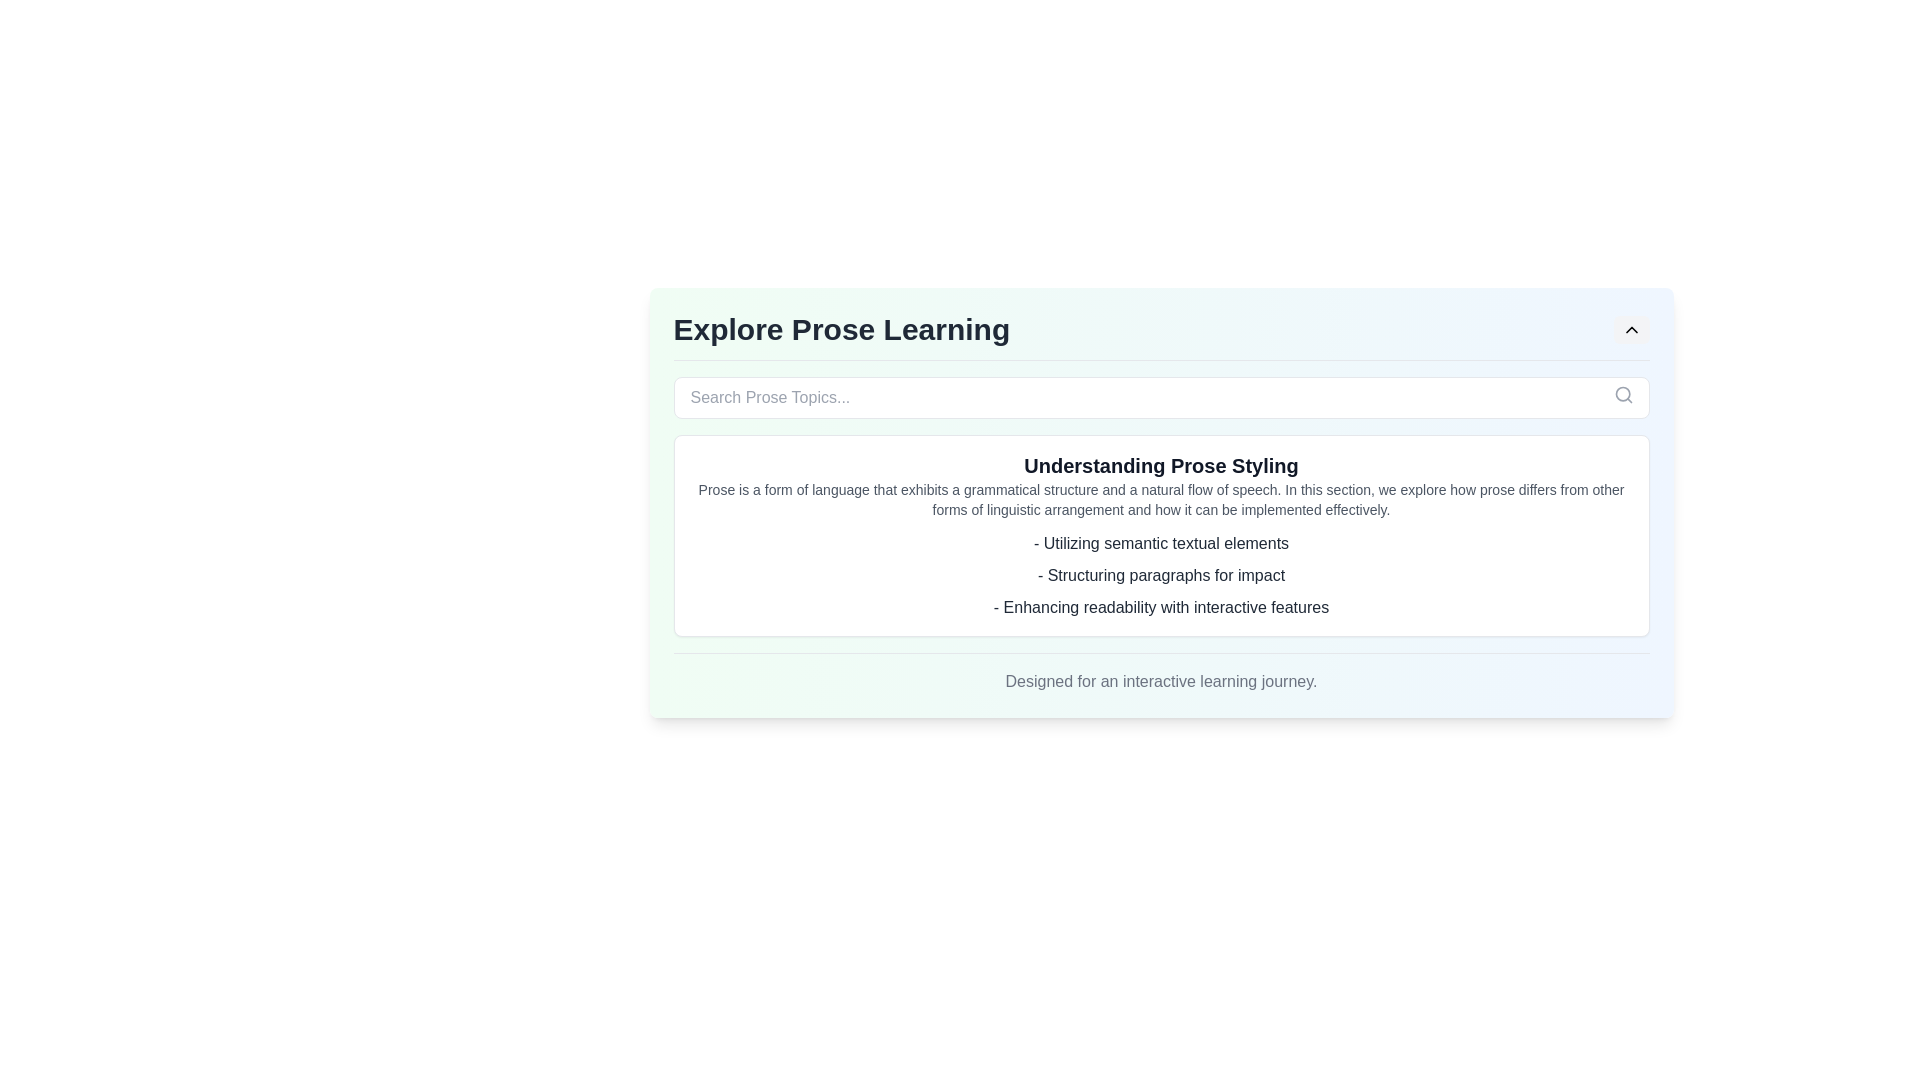 The height and width of the screenshot is (1080, 1920). What do you see at coordinates (1161, 673) in the screenshot?
I see `the centered textual phrase reading 'Designed for an interactive learning journey.' styled in a subdued gray tone, located near the bottom of the descriptive content section` at bounding box center [1161, 673].